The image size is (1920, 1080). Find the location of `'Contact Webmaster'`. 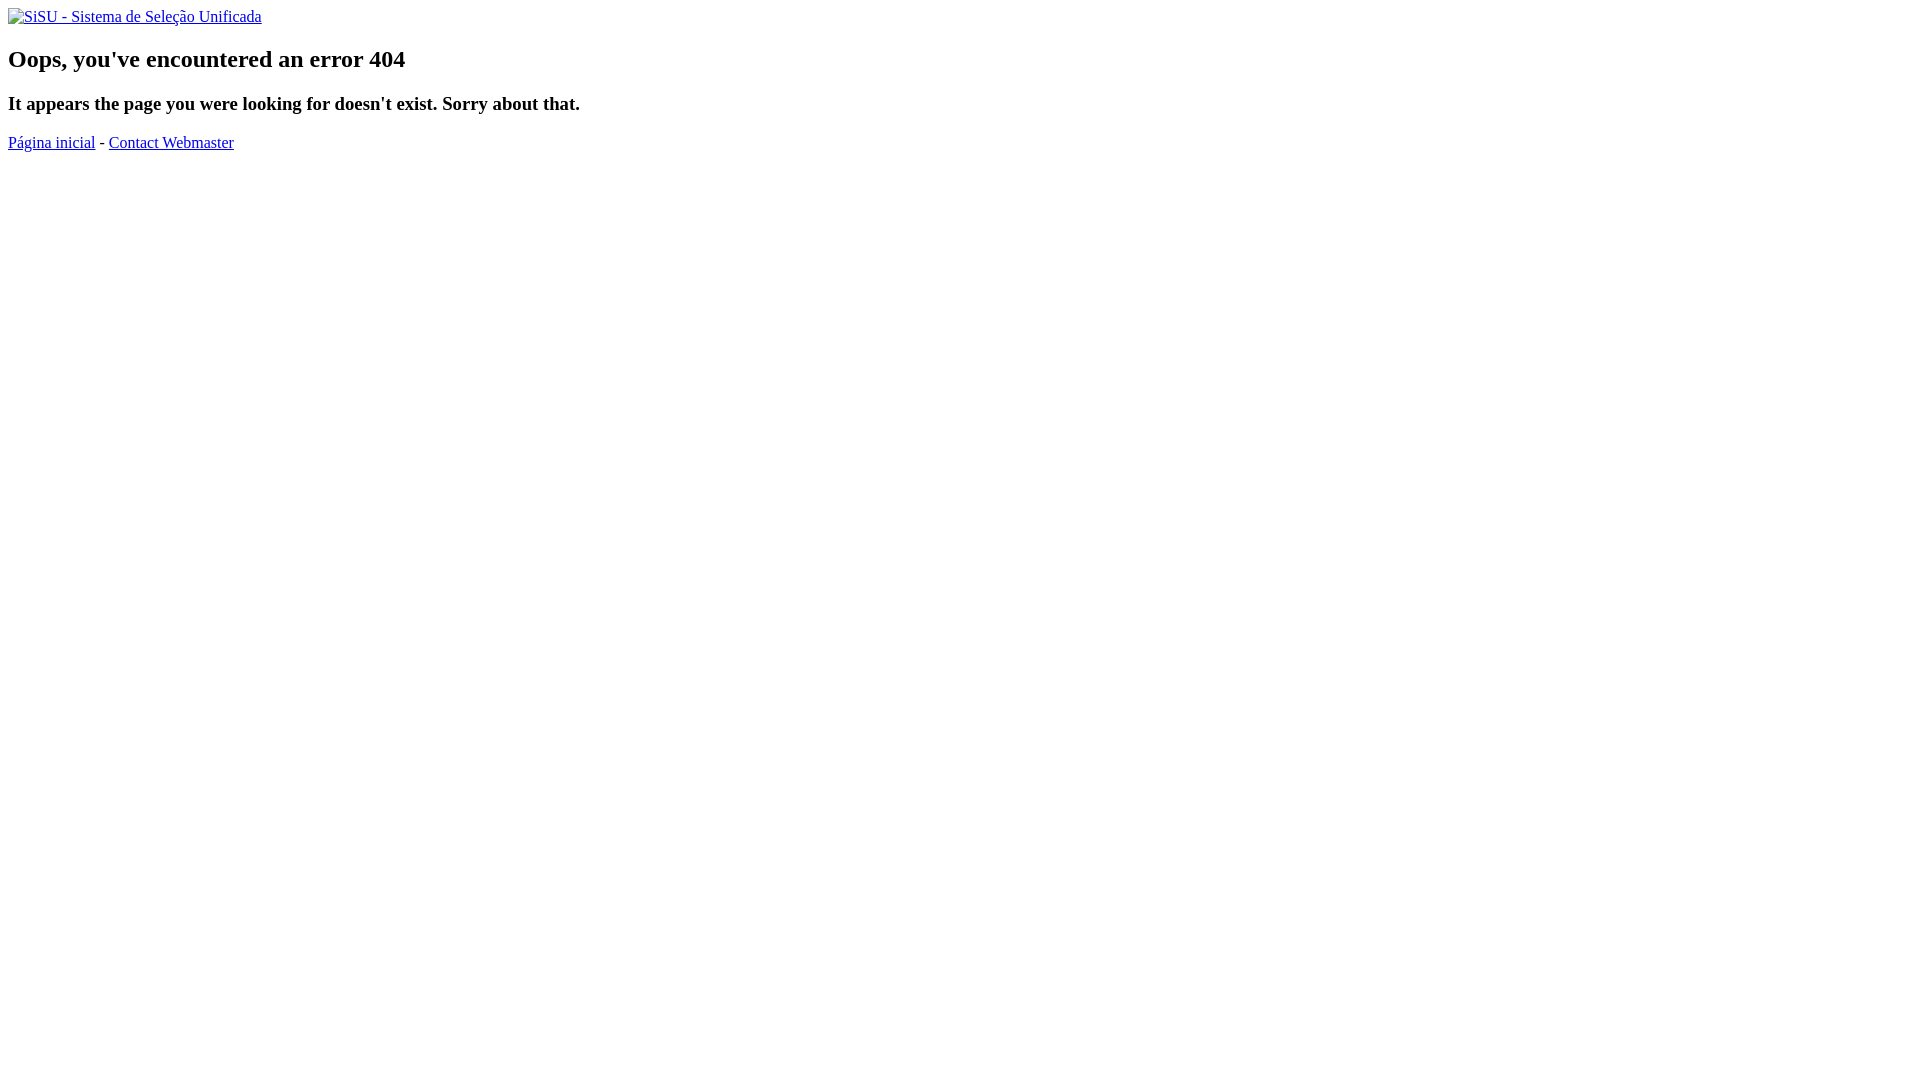

'Contact Webmaster' is located at coordinates (171, 141).